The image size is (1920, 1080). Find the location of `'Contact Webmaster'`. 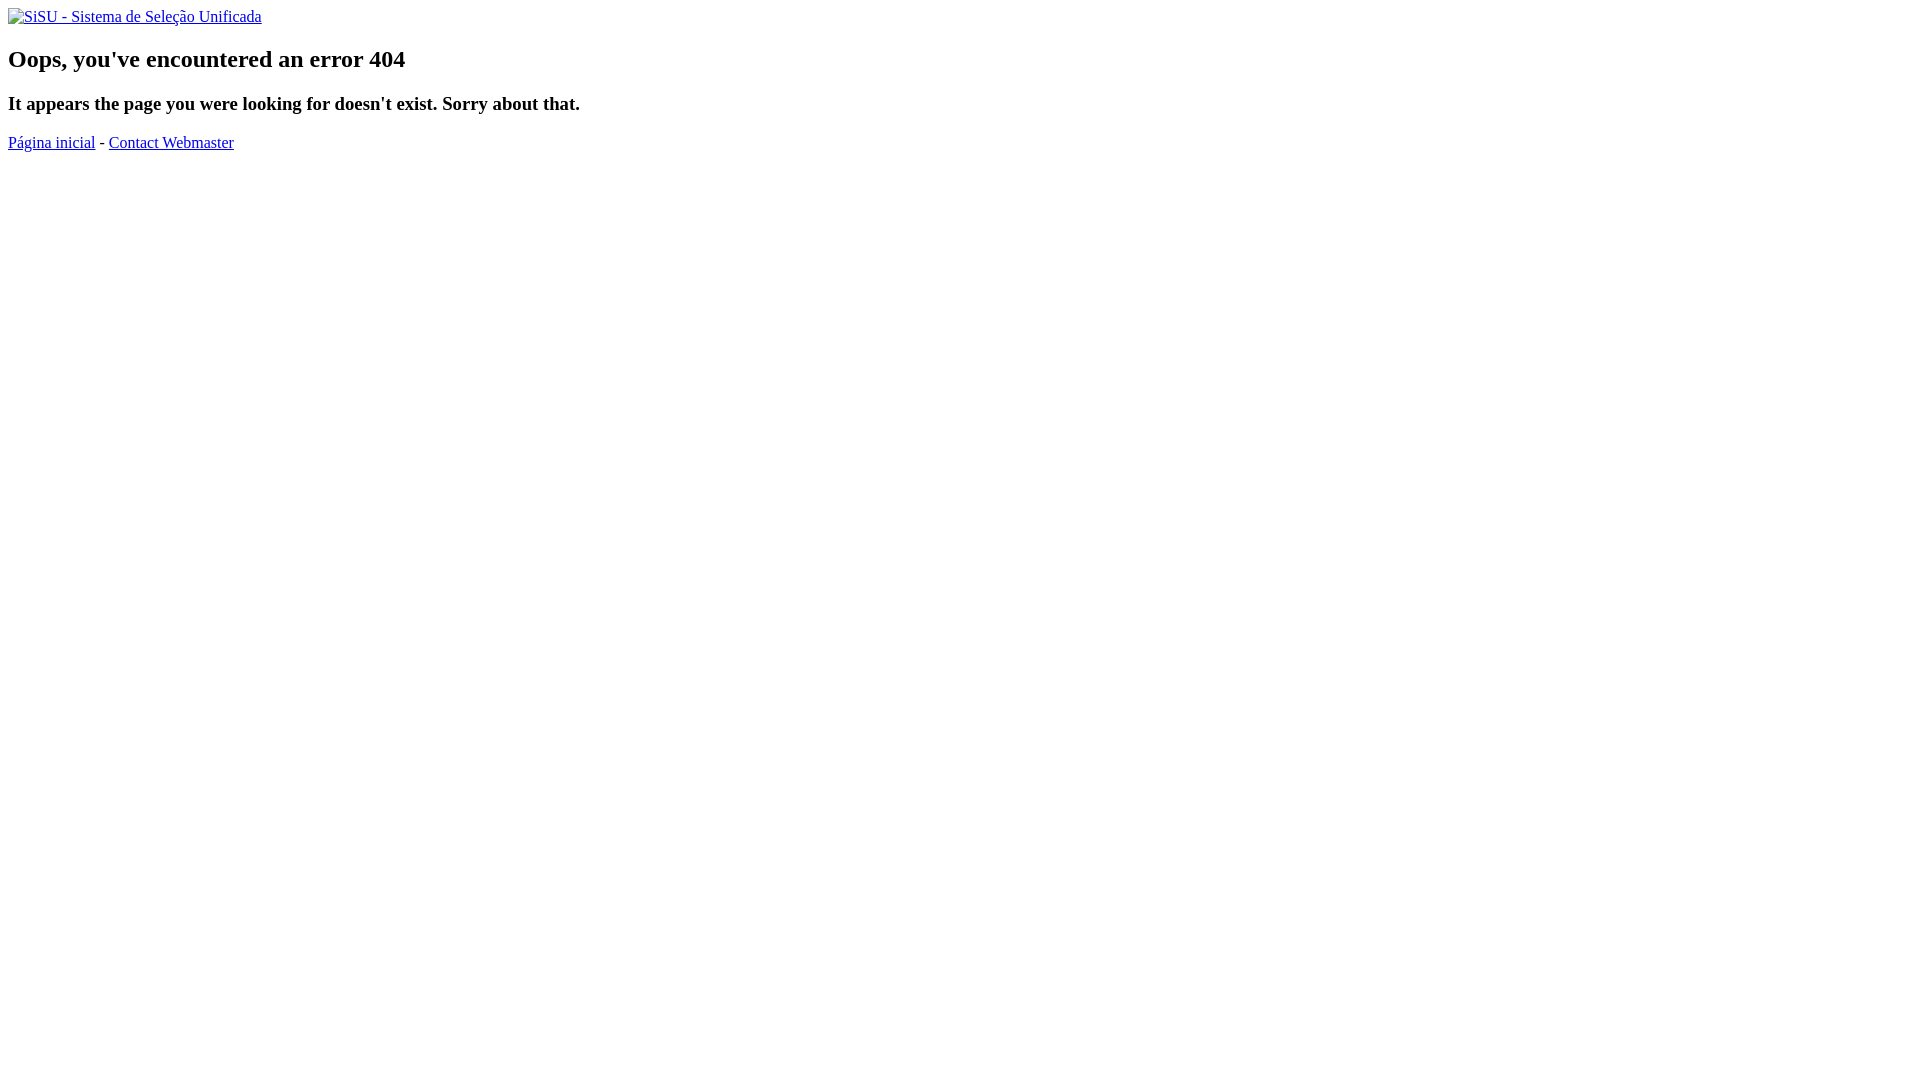

'Contact Webmaster' is located at coordinates (171, 141).